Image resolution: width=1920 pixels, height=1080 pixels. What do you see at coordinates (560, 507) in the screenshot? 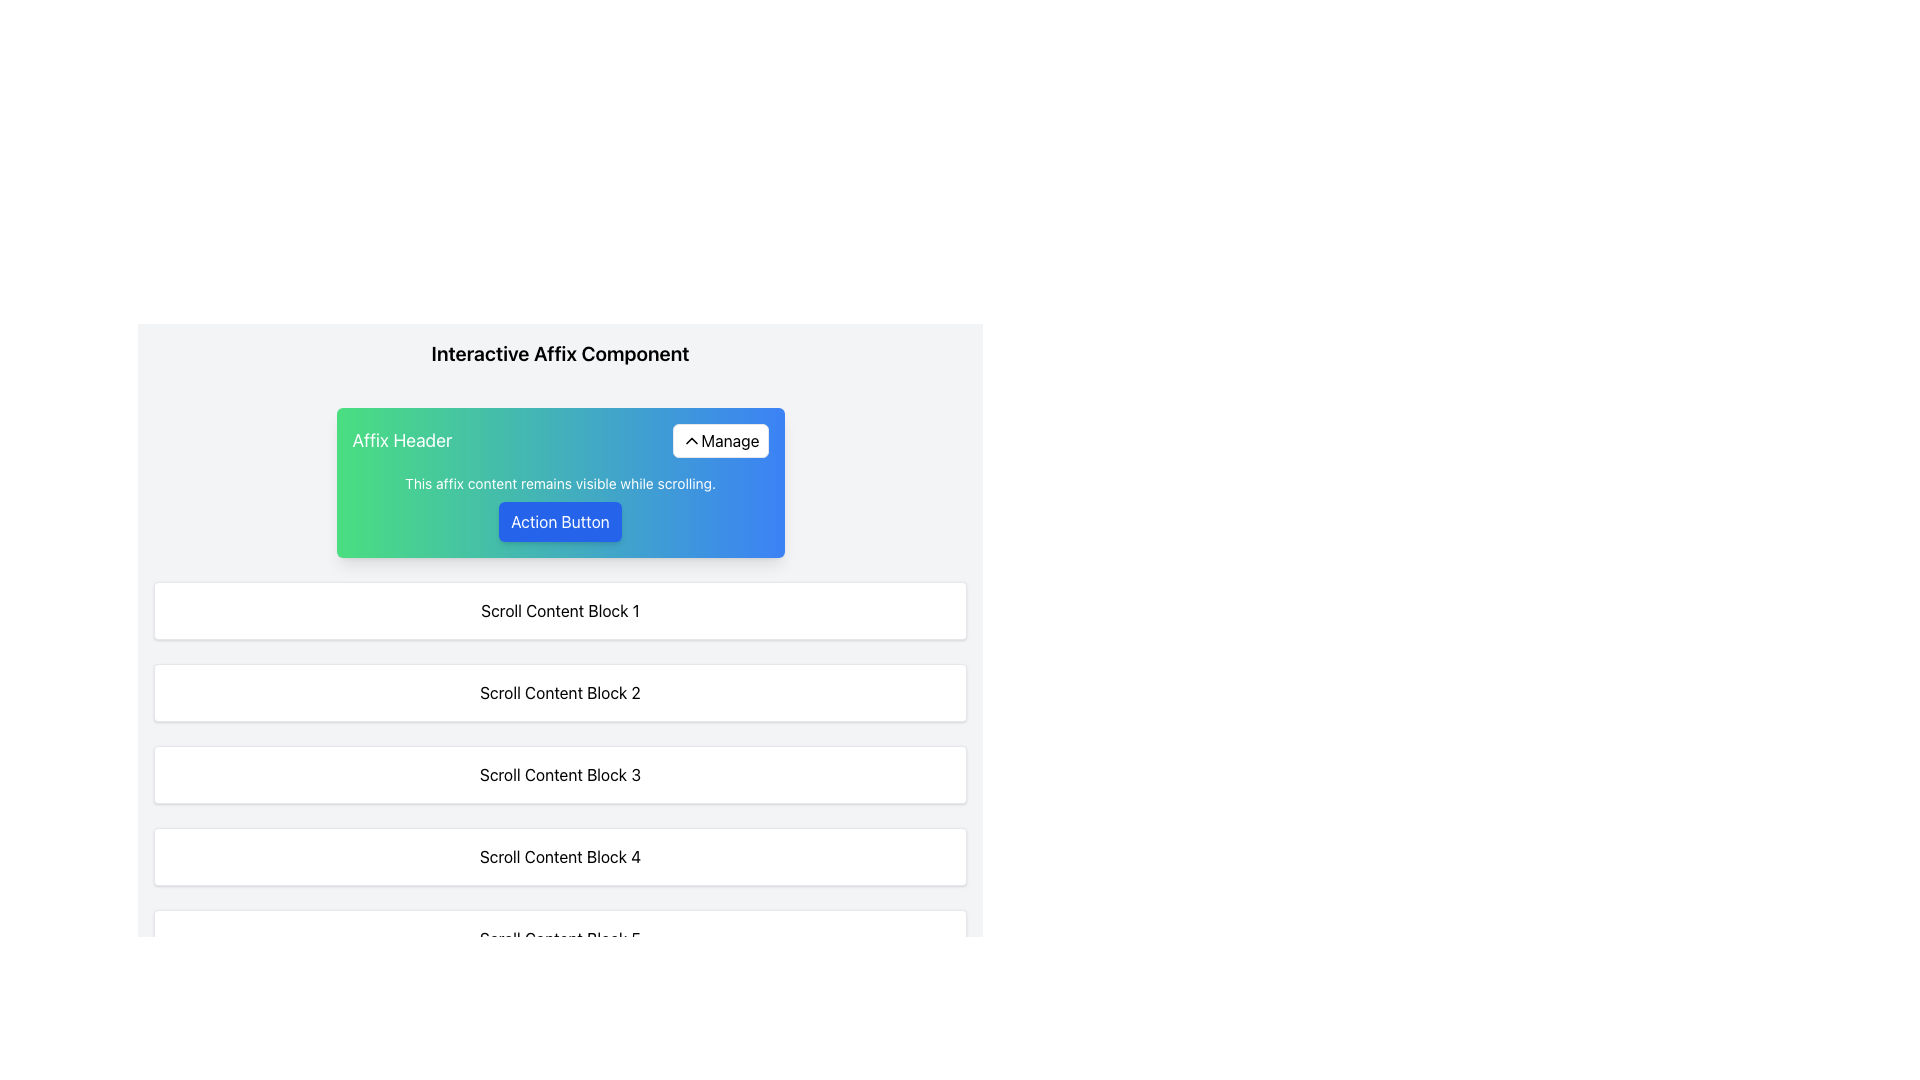
I see `the actionable button located in the sticky gradient-colored header, just below the text 'Affix Header'` at bounding box center [560, 507].